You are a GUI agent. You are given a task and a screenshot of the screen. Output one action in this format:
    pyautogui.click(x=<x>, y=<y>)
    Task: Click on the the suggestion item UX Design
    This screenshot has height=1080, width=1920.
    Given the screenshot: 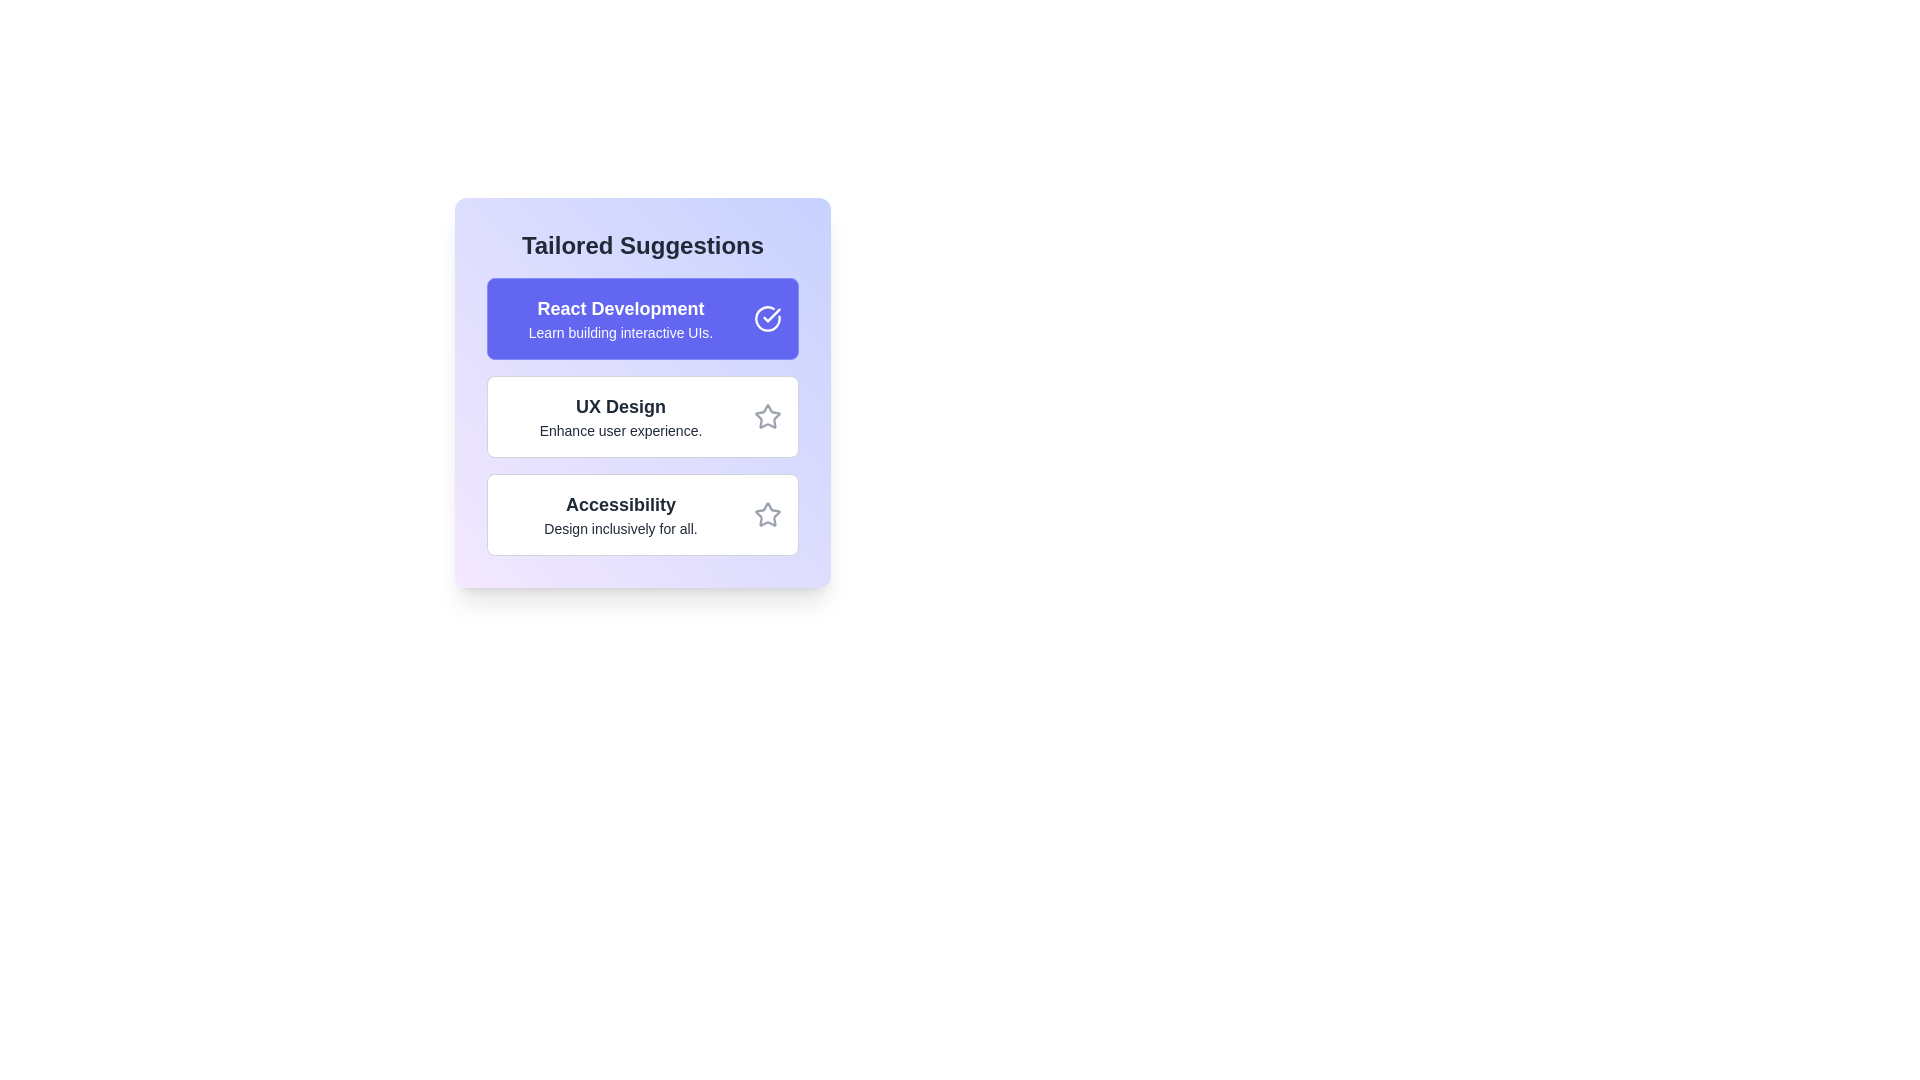 What is the action you would take?
    pyautogui.click(x=643, y=415)
    